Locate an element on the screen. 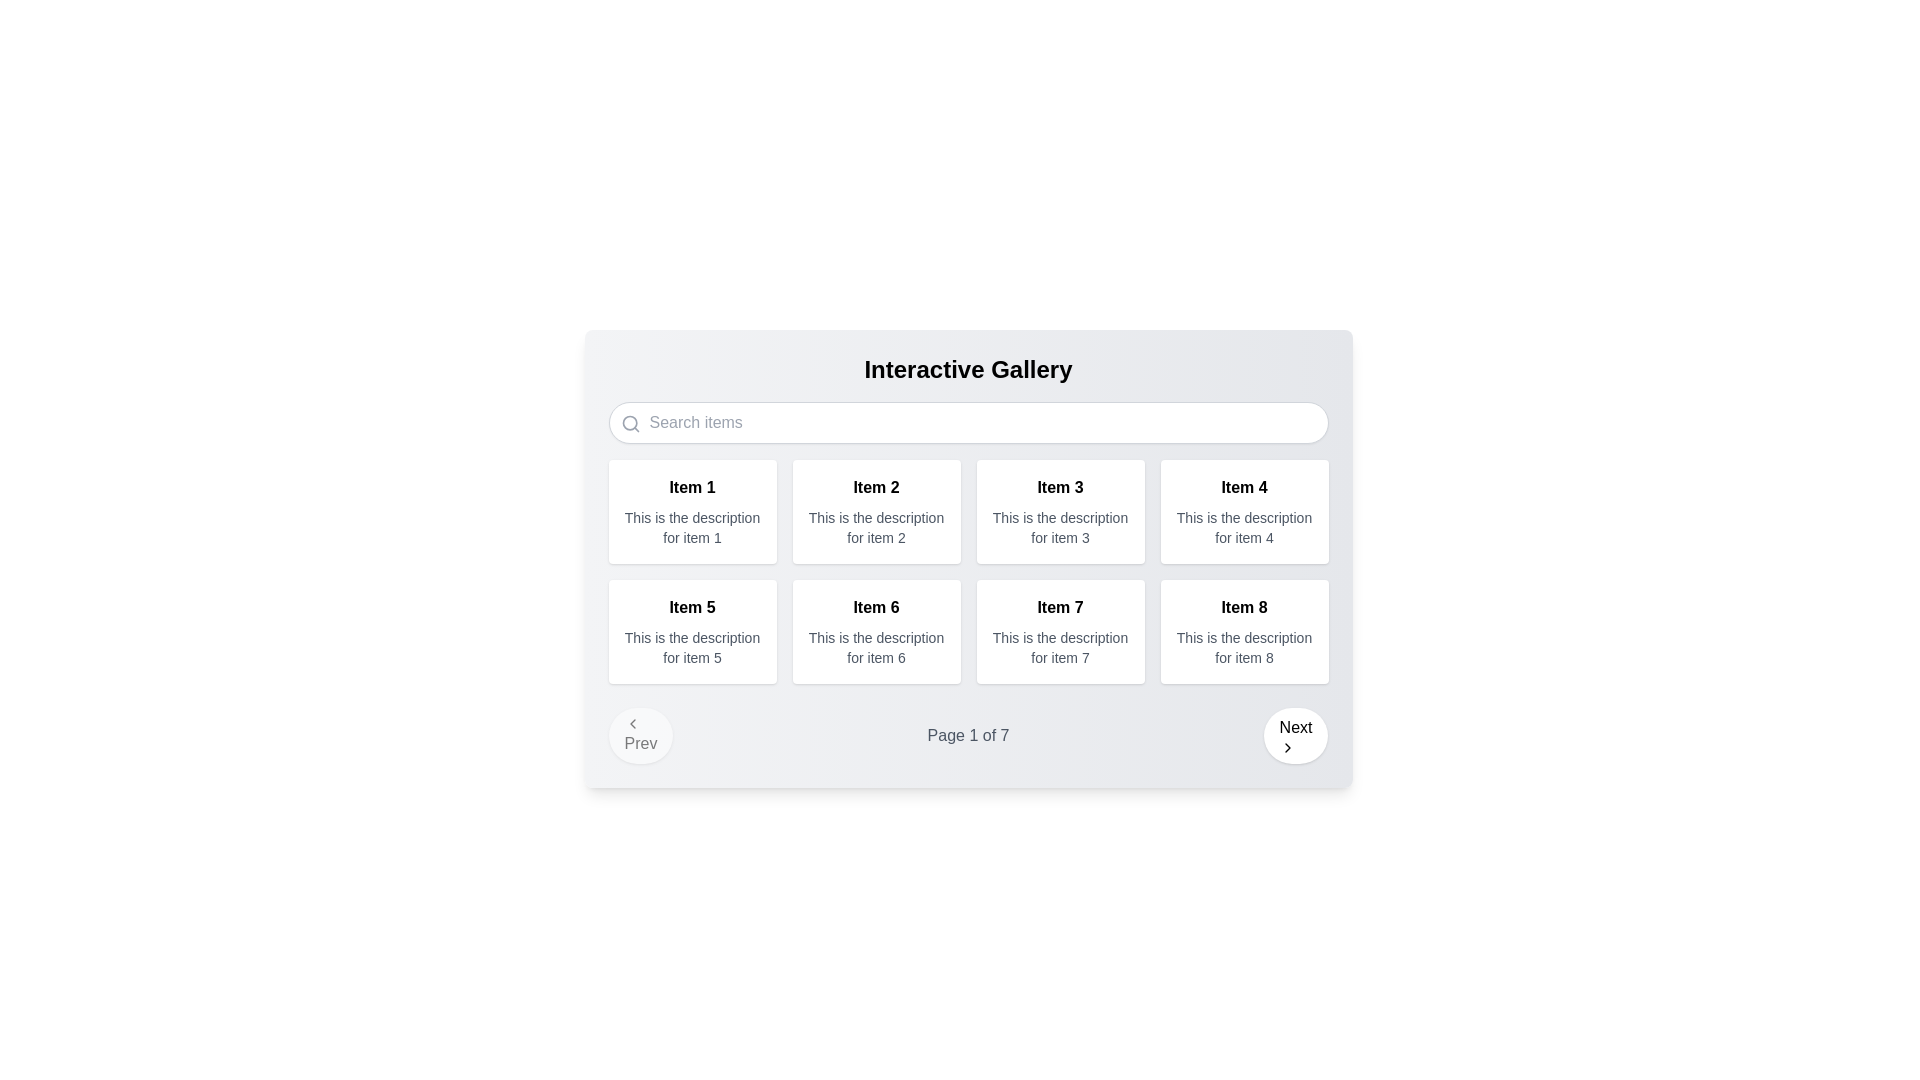 This screenshot has width=1920, height=1080. the informational card titled 'Item 8' to trigger hover effects, which is located in the second row and fourth column of the grid layout is located at coordinates (1243, 632).